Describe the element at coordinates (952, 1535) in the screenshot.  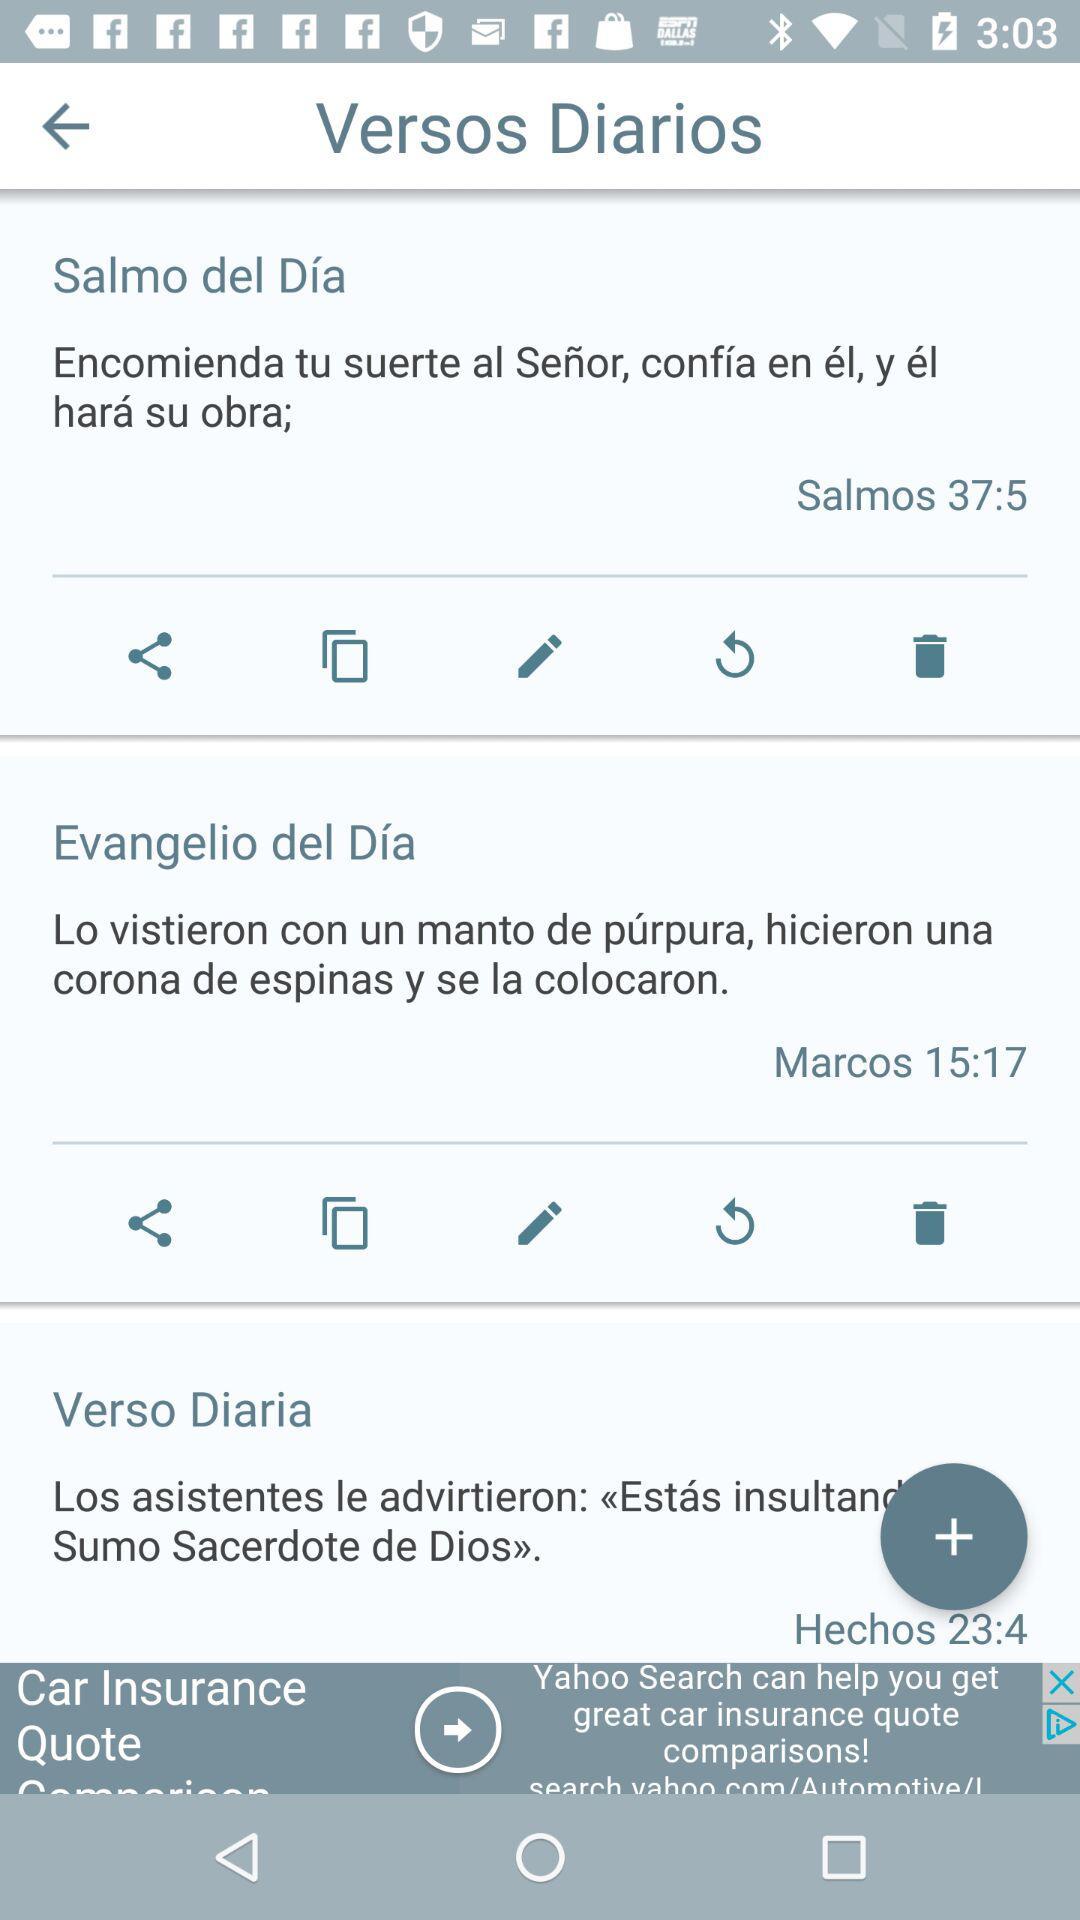
I see `app below the verso diaria icon` at that location.